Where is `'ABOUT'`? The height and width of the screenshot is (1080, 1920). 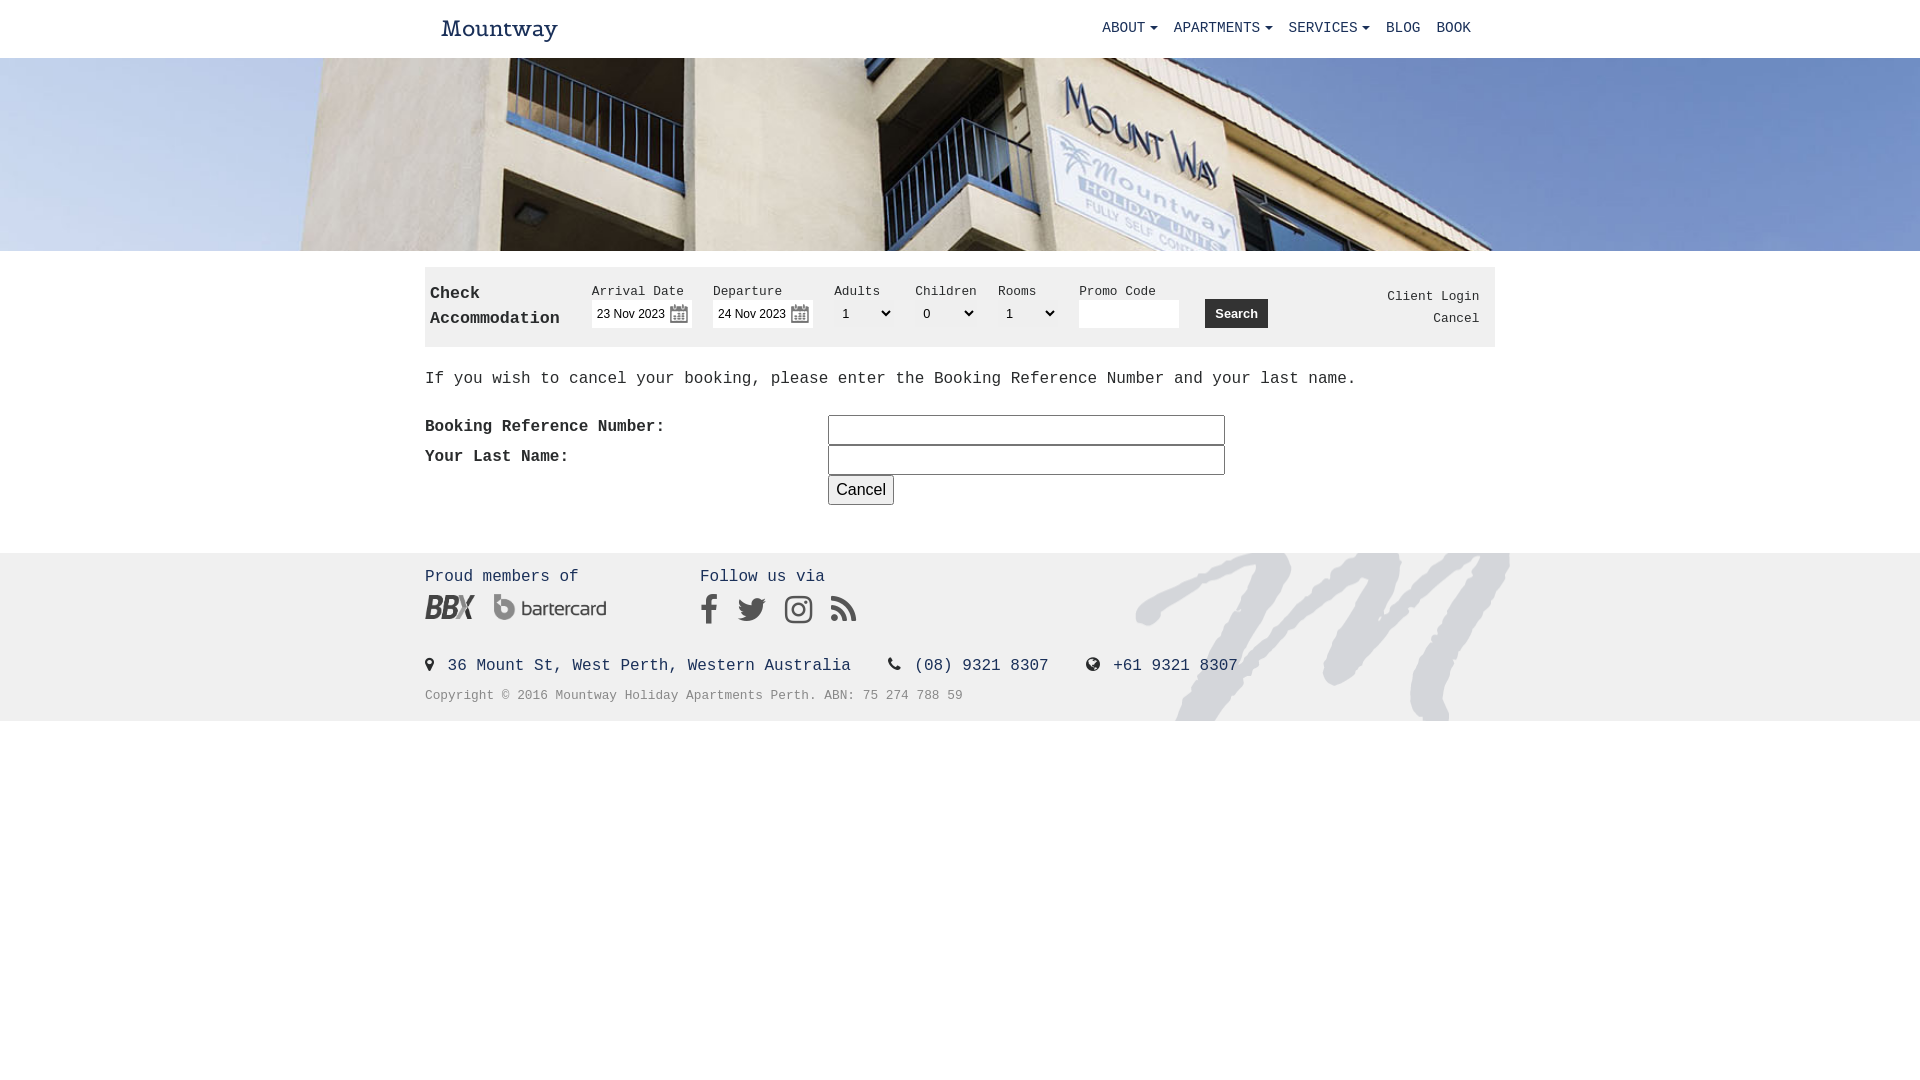
'ABOUT' is located at coordinates (1129, 29).